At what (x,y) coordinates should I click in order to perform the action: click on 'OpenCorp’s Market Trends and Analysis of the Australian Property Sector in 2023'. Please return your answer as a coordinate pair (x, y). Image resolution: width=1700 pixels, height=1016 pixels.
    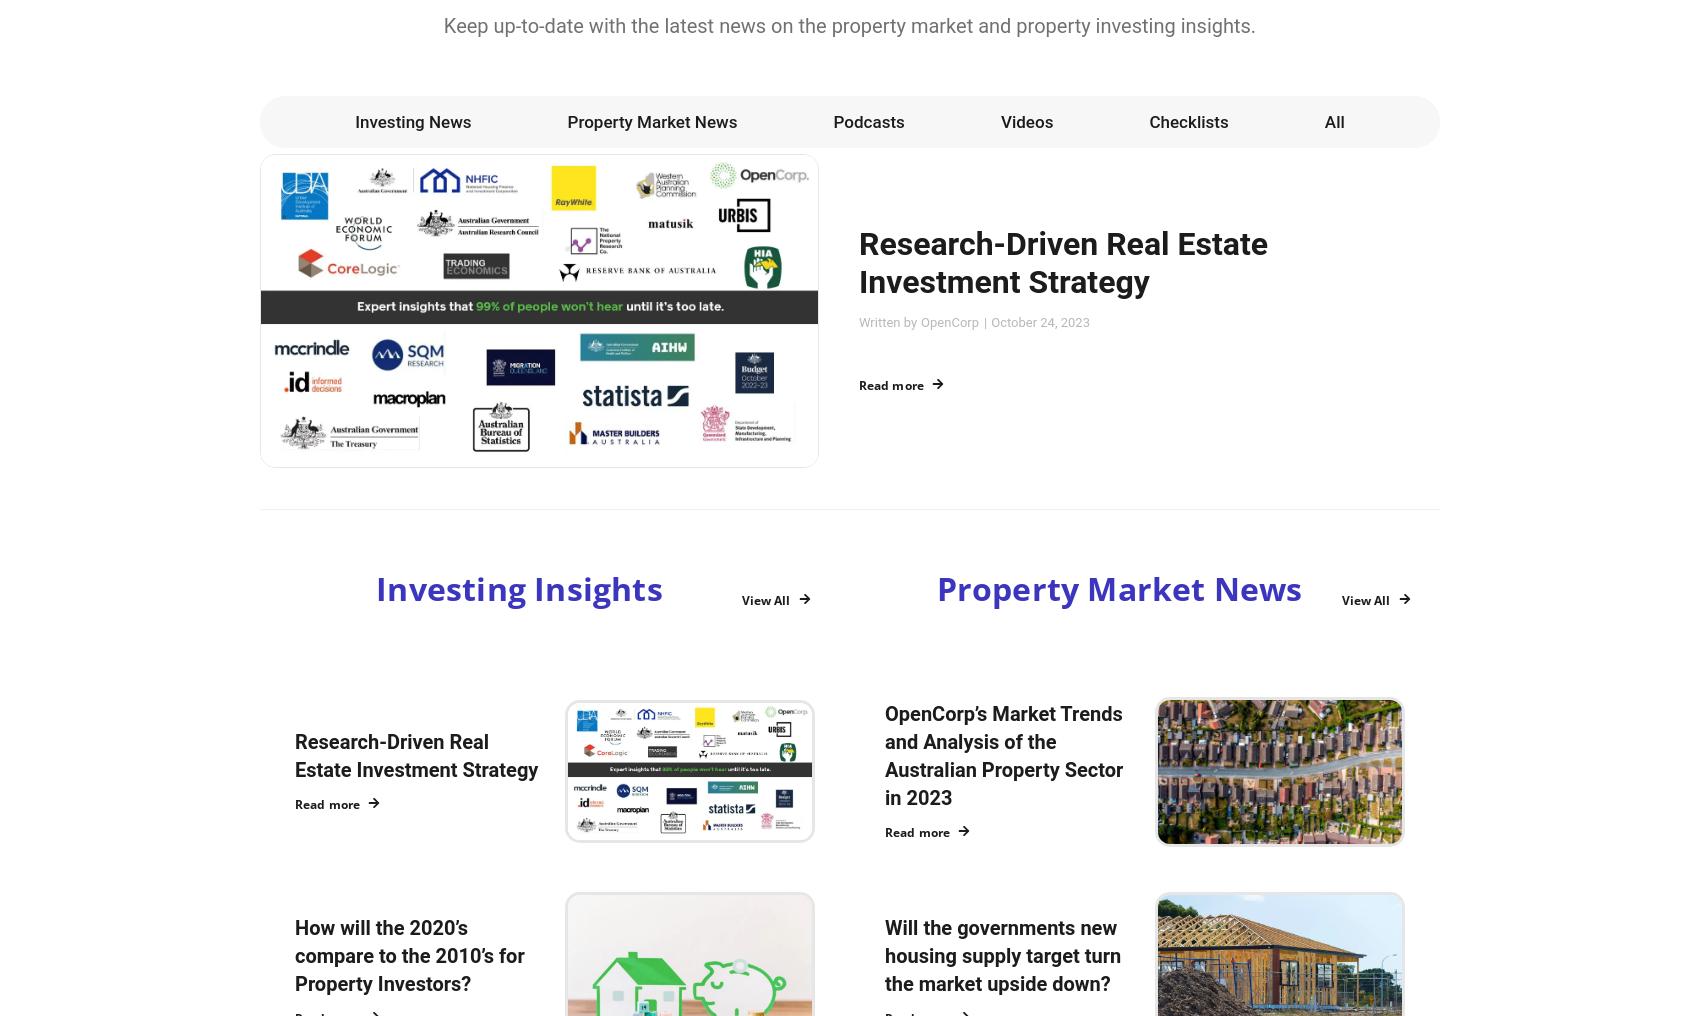
    Looking at the image, I should click on (1003, 754).